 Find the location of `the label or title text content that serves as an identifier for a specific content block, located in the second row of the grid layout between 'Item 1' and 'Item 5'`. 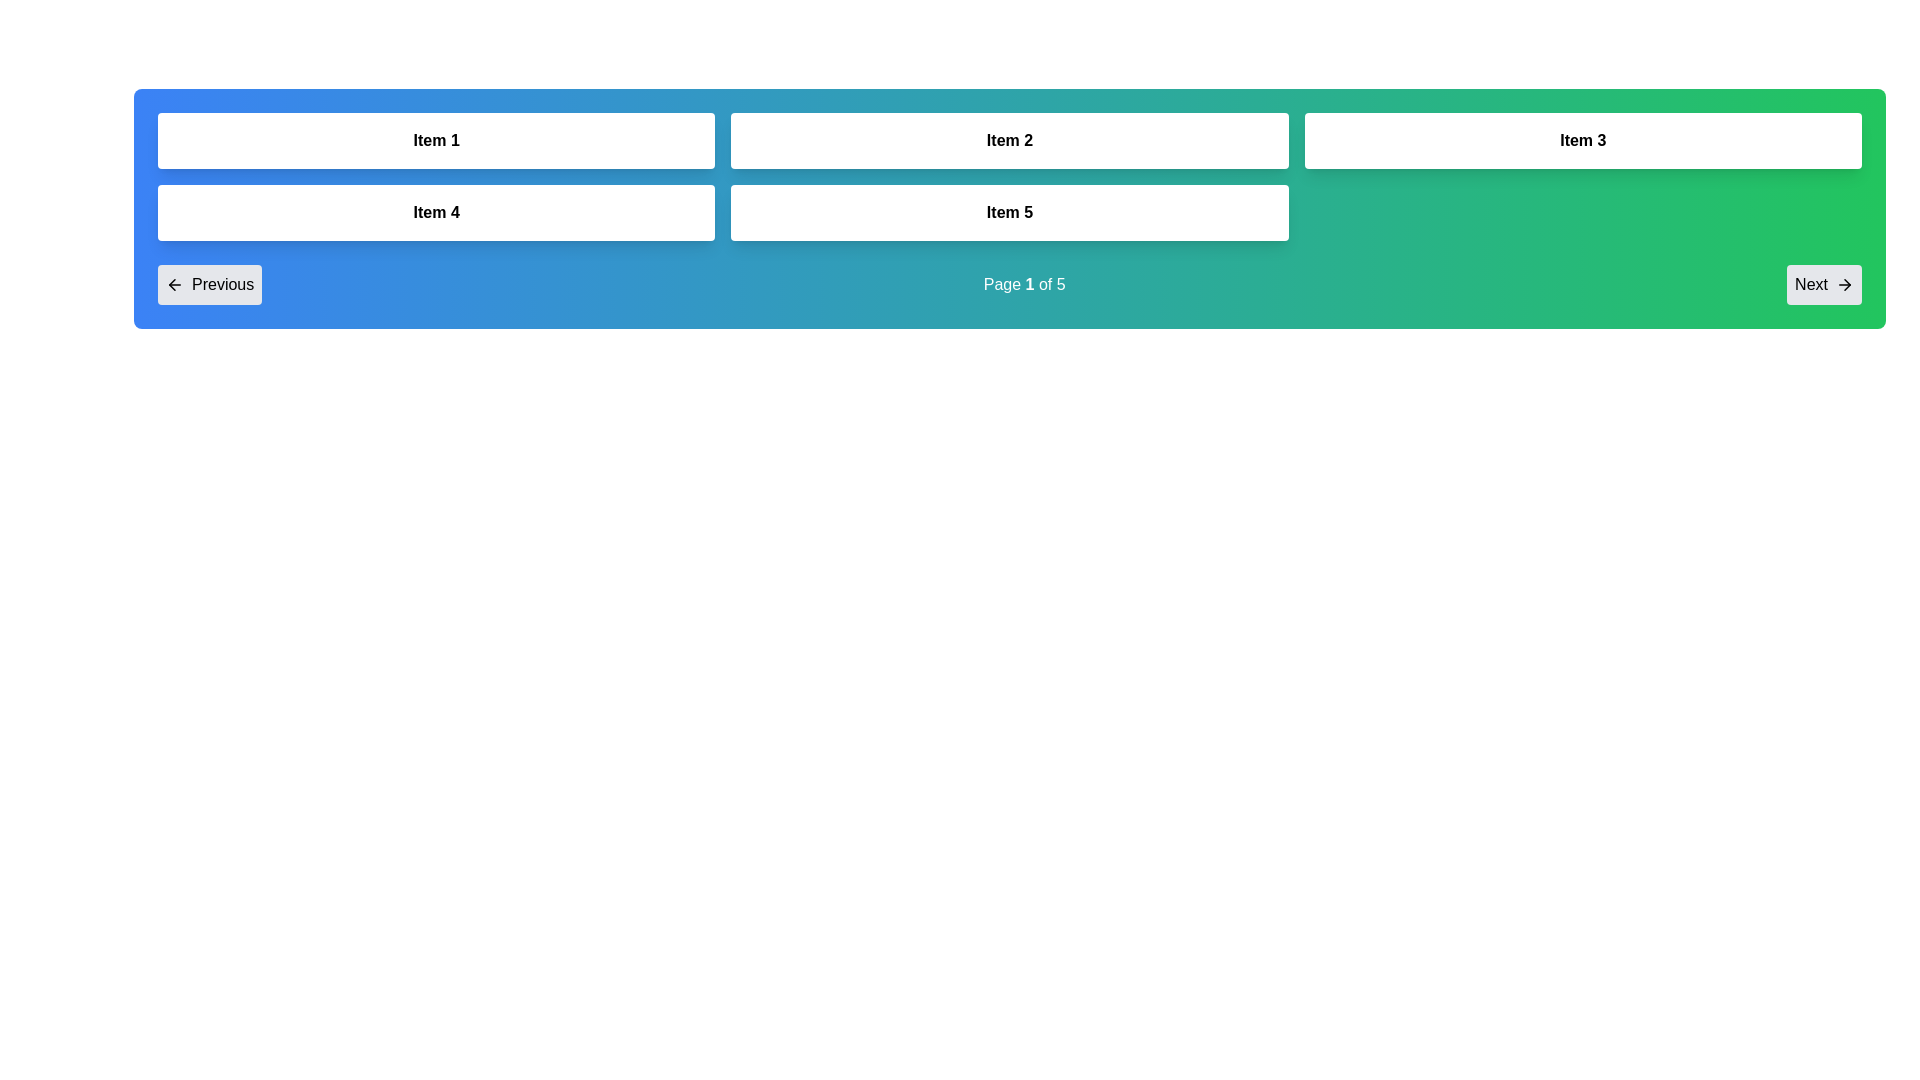

the label or title text content that serves as an identifier for a specific content block, located in the second row of the grid layout between 'Item 1' and 'Item 5' is located at coordinates (435, 212).